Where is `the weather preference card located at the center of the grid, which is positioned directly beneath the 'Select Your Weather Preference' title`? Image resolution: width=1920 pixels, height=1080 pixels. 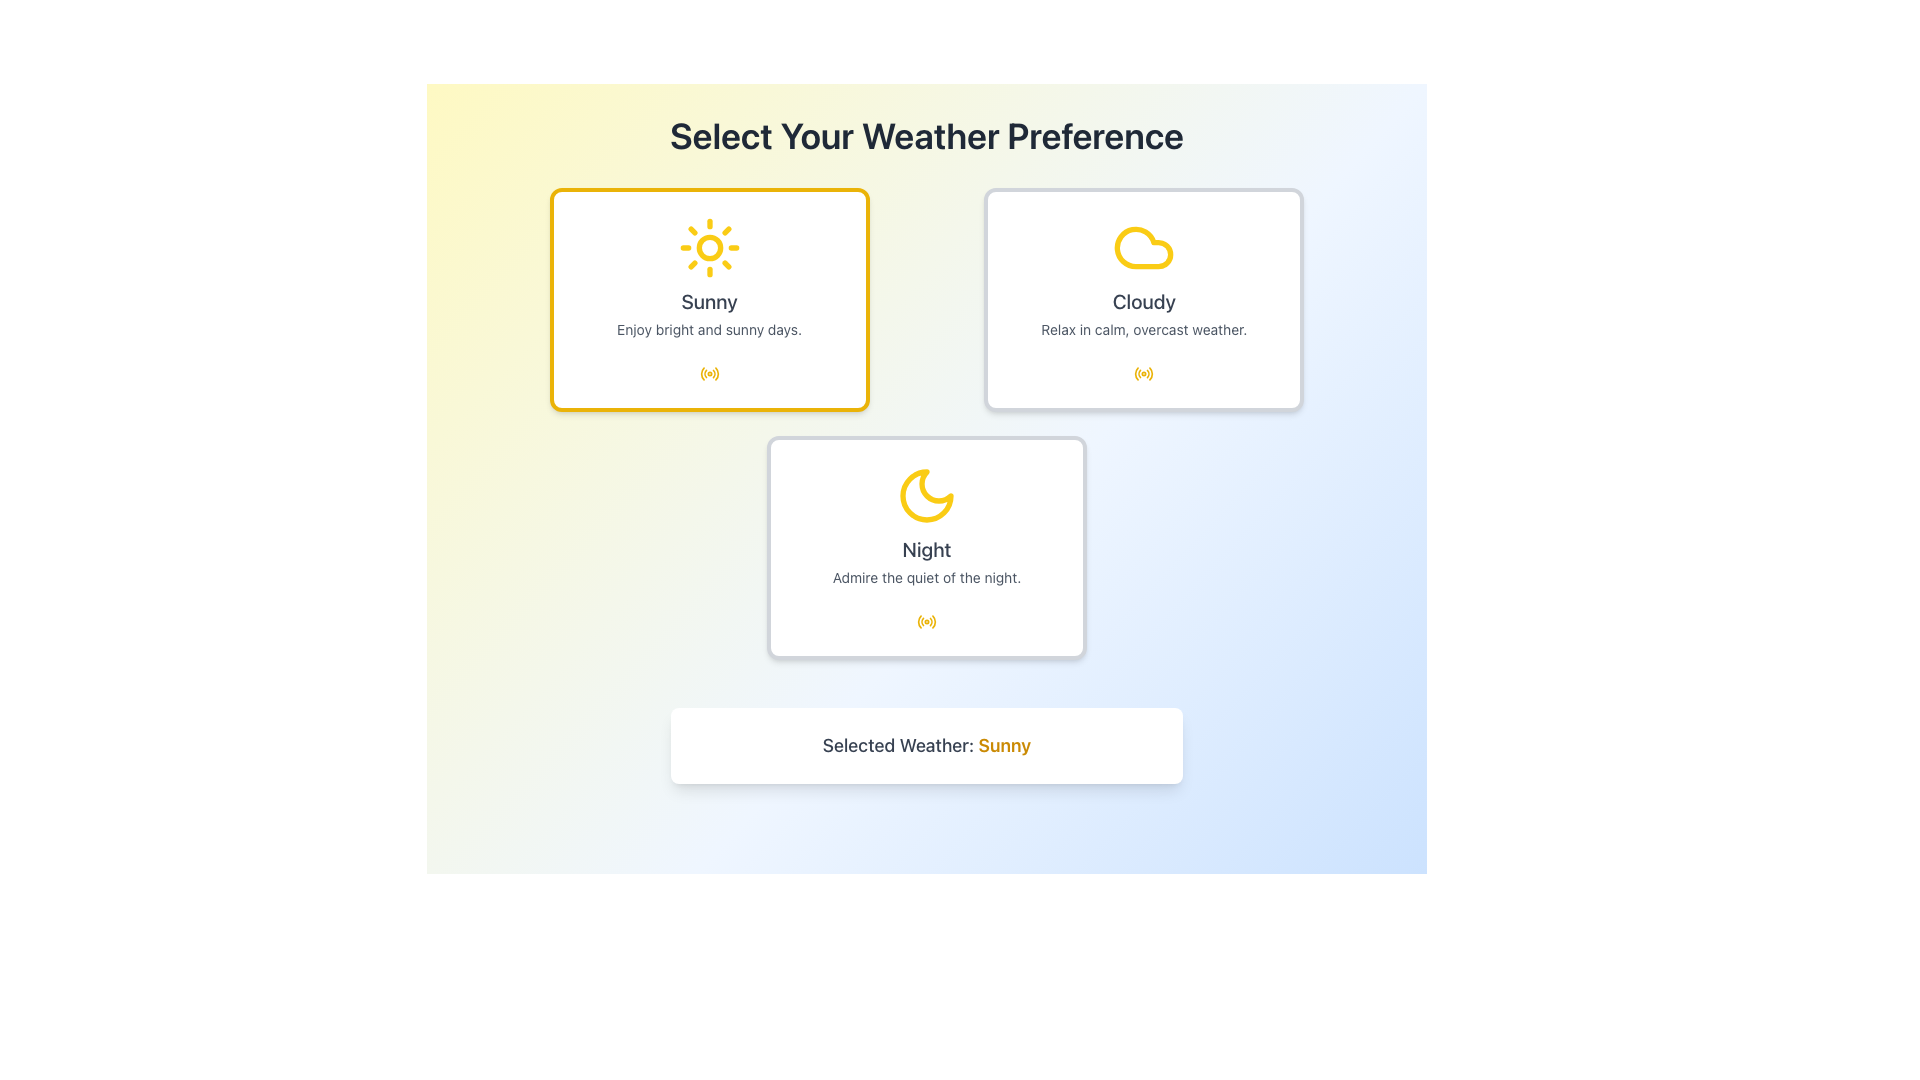
the weather preference card located at the center of the grid, which is positioned directly beneath the 'Select Your Weather Preference' title is located at coordinates (925, 423).